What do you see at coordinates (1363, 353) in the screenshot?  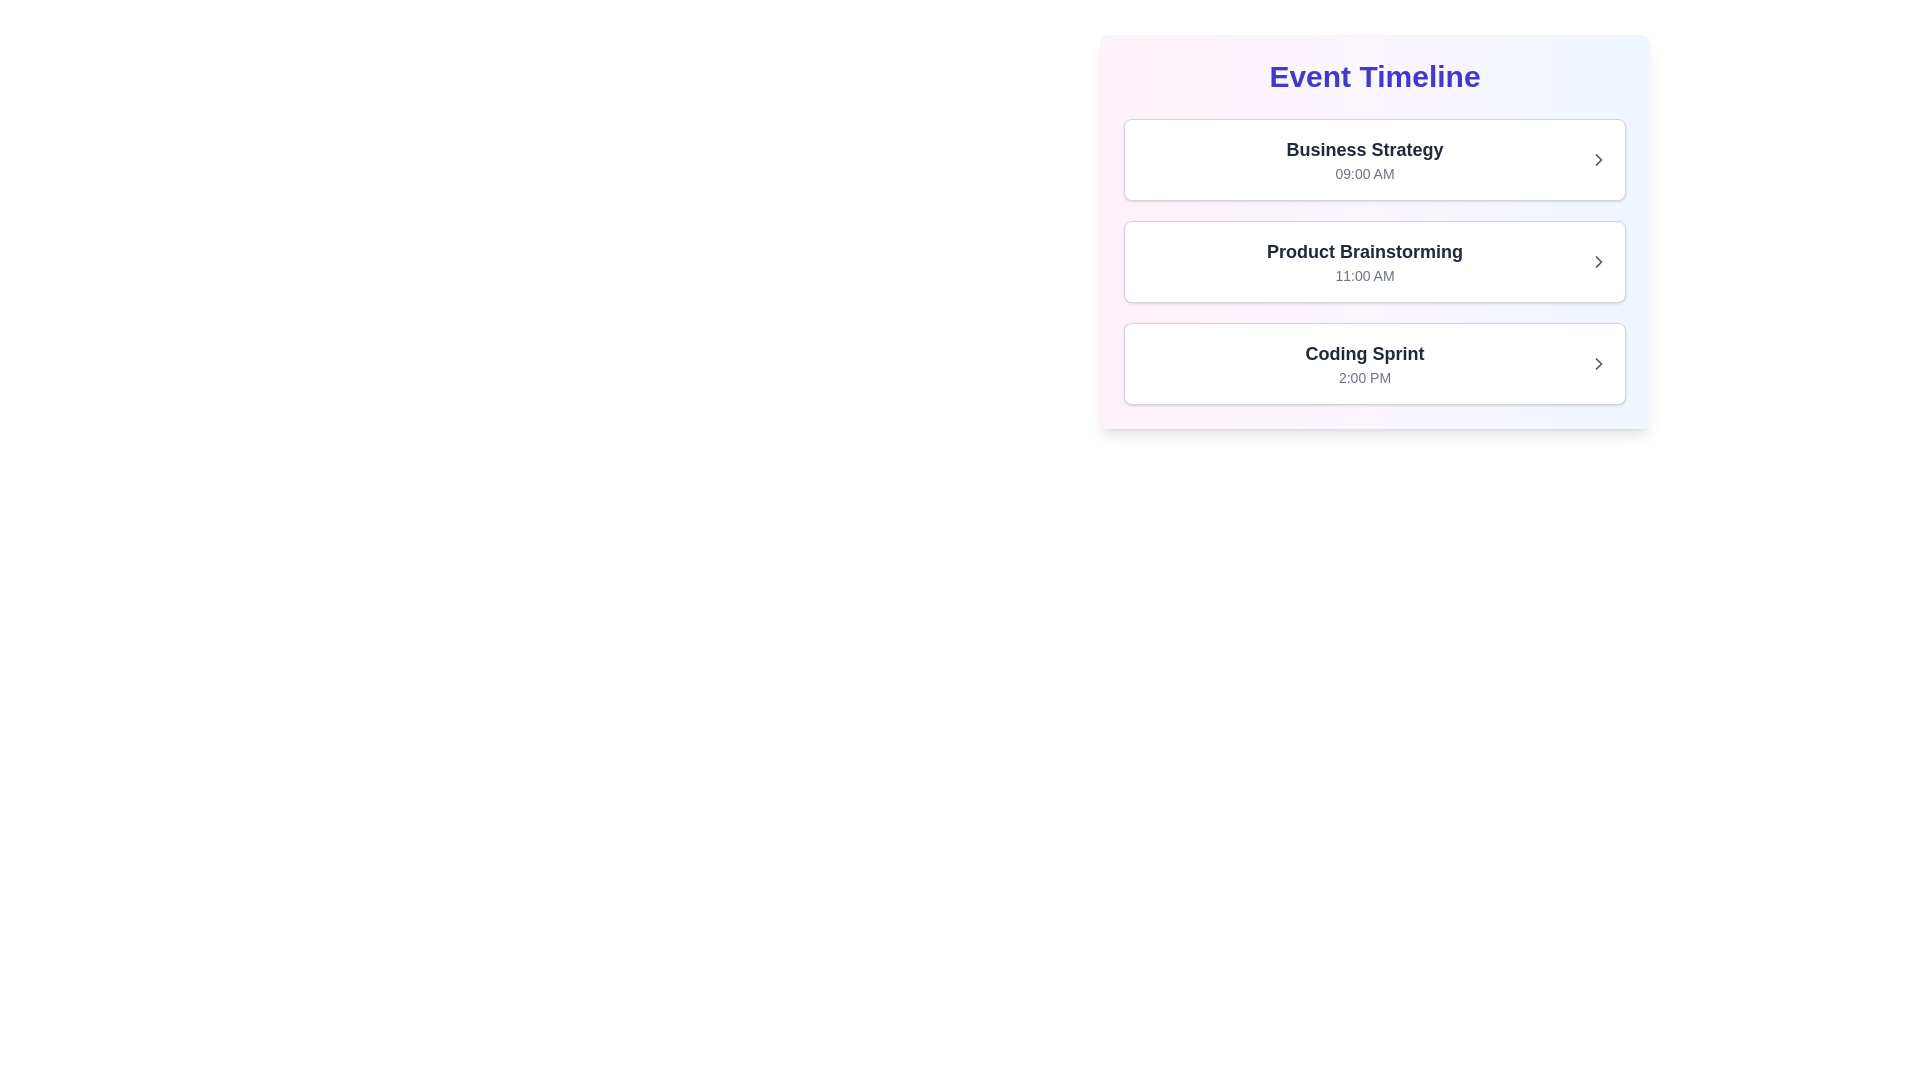 I see `the text element displaying 'Coding Sprint' which is the title of the third event card in the 'Event Timeline' list` at bounding box center [1363, 353].